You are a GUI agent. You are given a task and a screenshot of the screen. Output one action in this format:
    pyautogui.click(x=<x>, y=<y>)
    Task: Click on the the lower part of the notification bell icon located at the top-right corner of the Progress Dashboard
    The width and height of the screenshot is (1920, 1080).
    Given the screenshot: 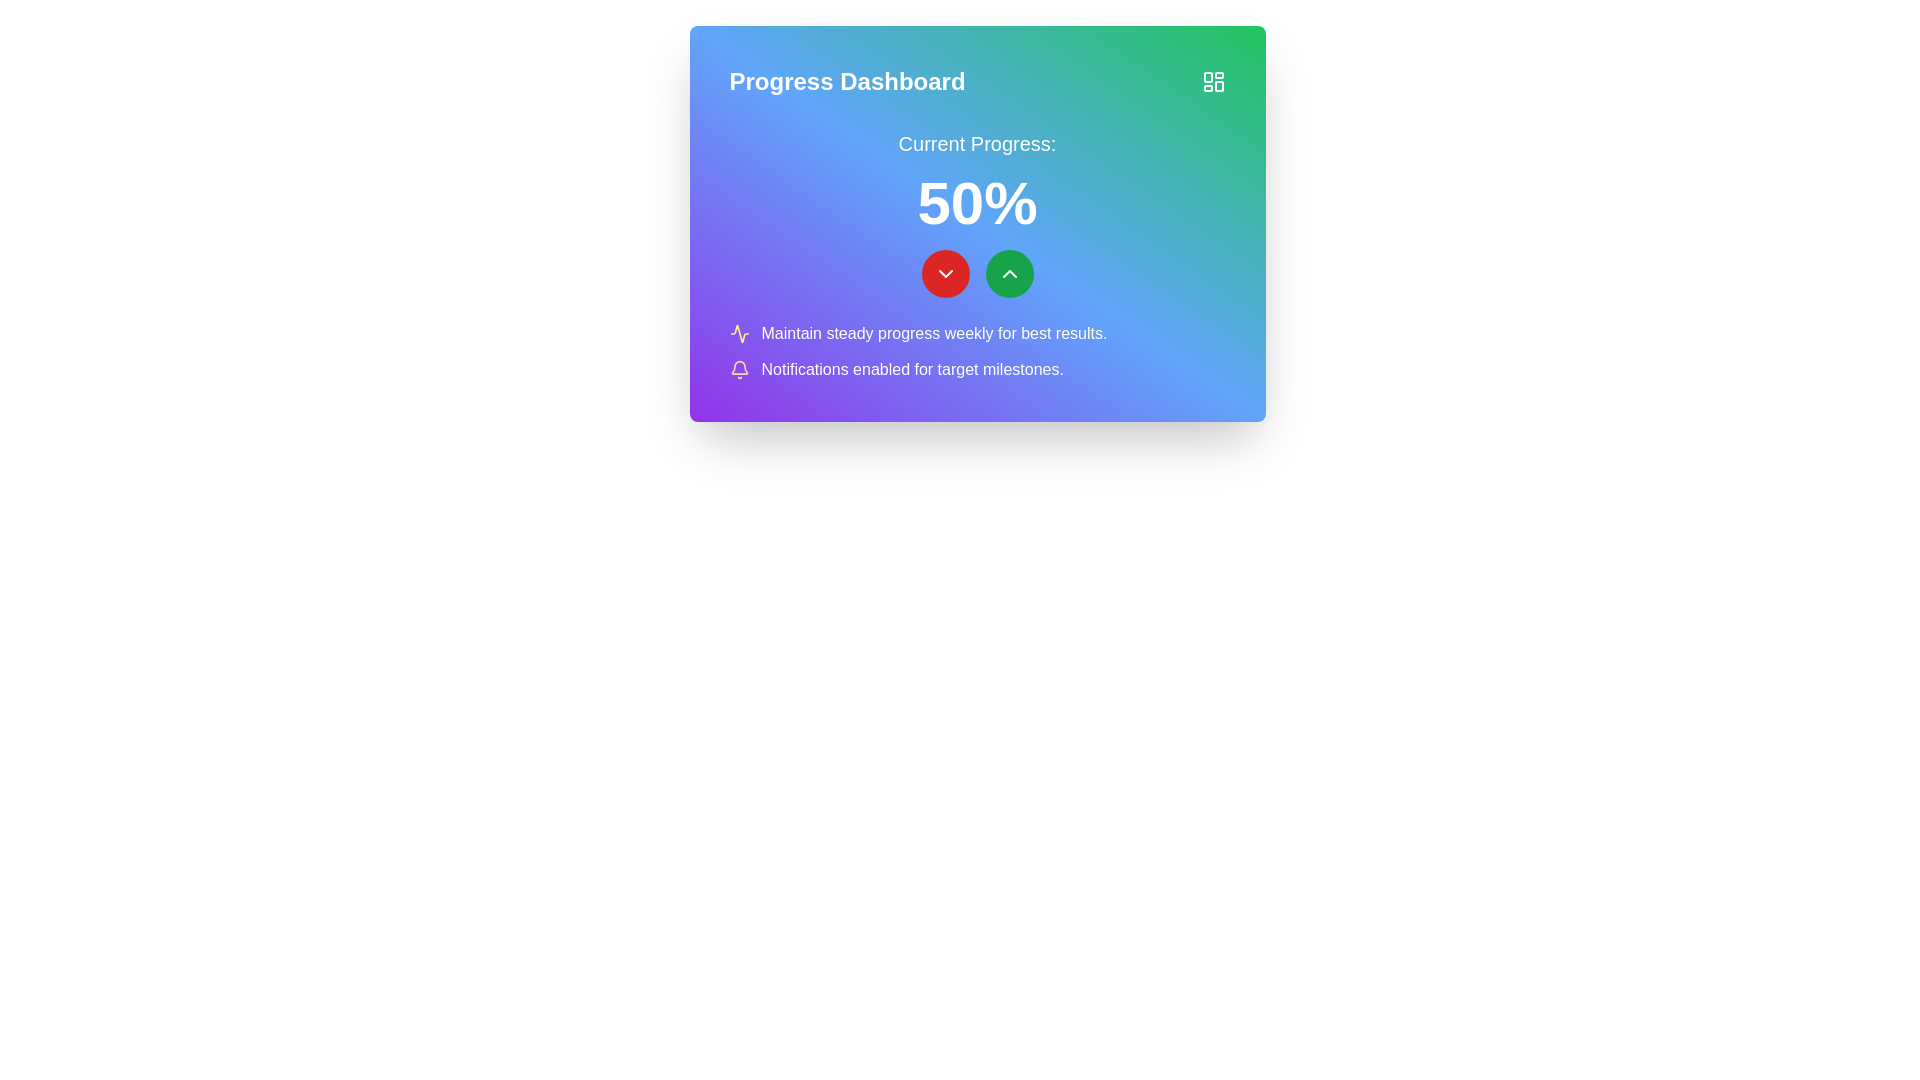 What is the action you would take?
    pyautogui.click(x=738, y=367)
    